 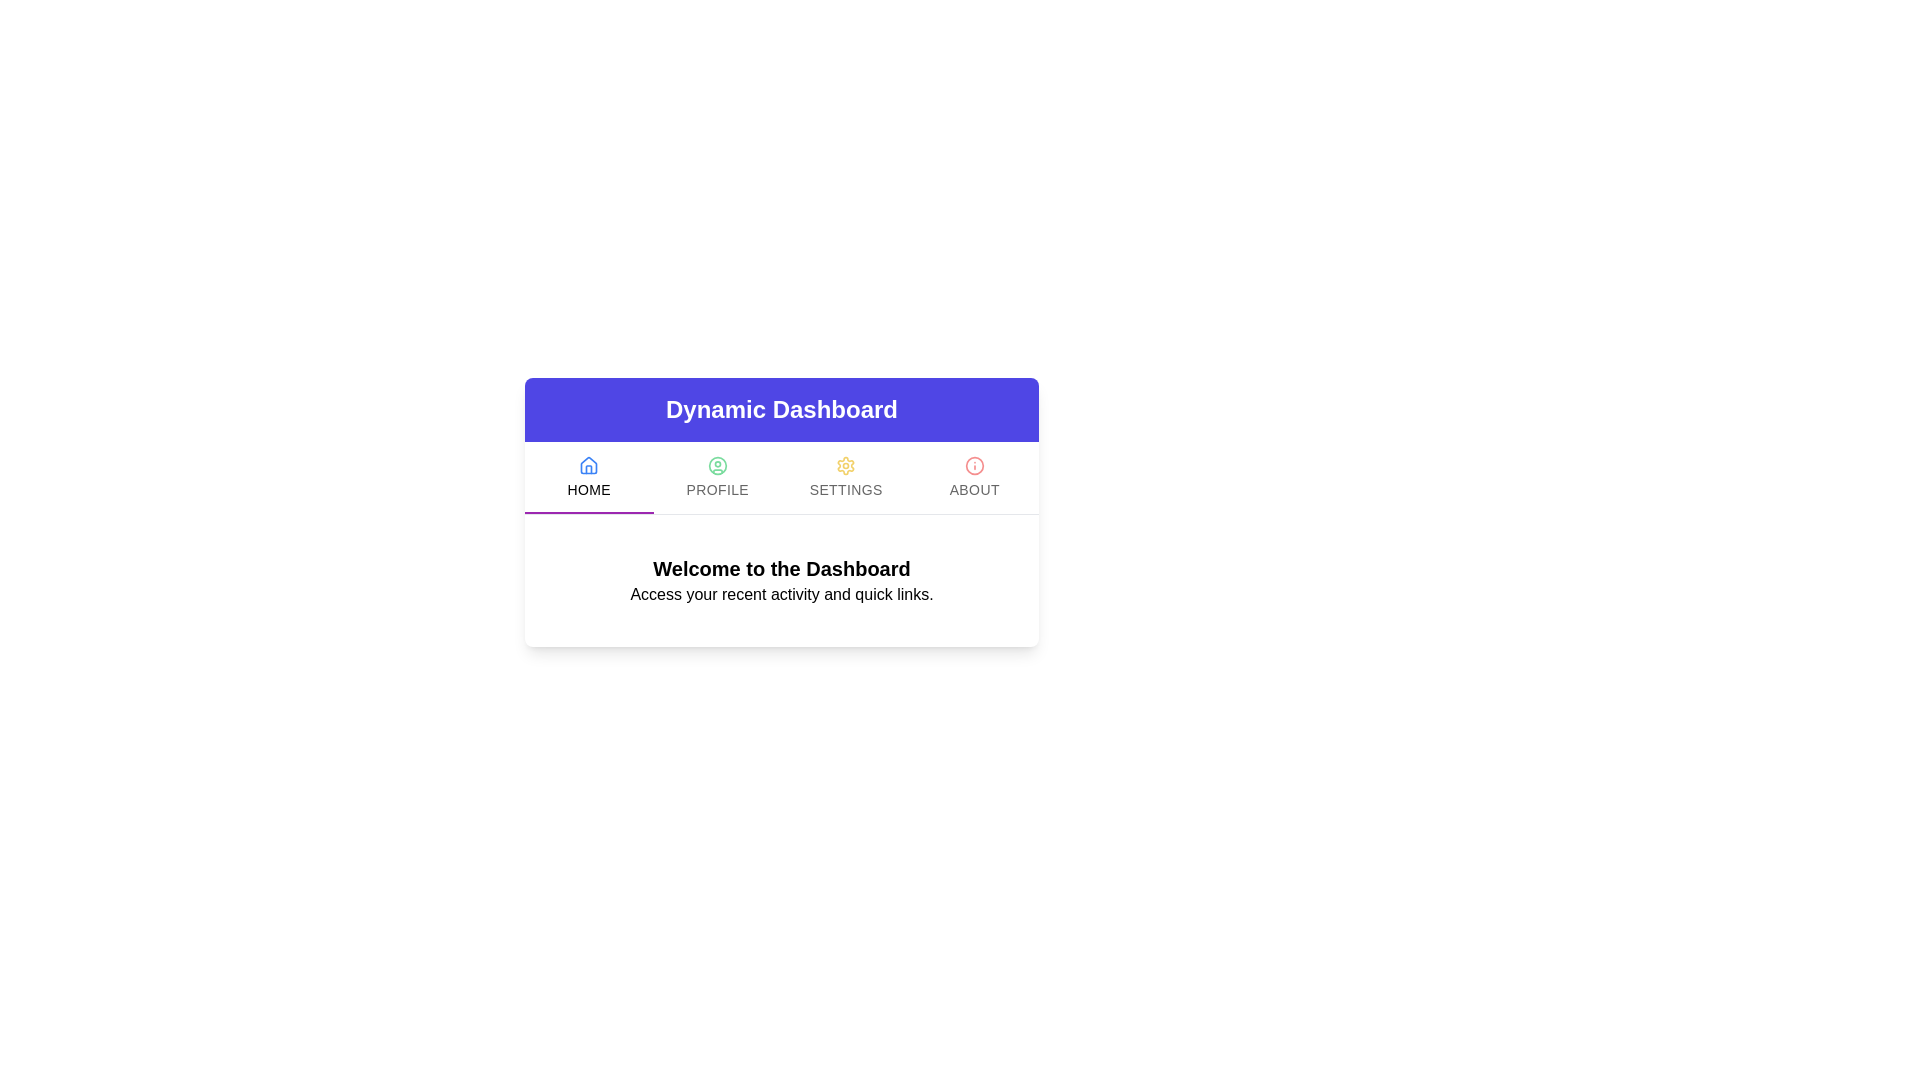 What do you see at coordinates (781, 581) in the screenshot?
I see `the welcome Text Block that informs users about the dashboard functionalities, located directly below the navigation tabs in the Dynamic Dashboard interface` at bounding box center [781, 581].